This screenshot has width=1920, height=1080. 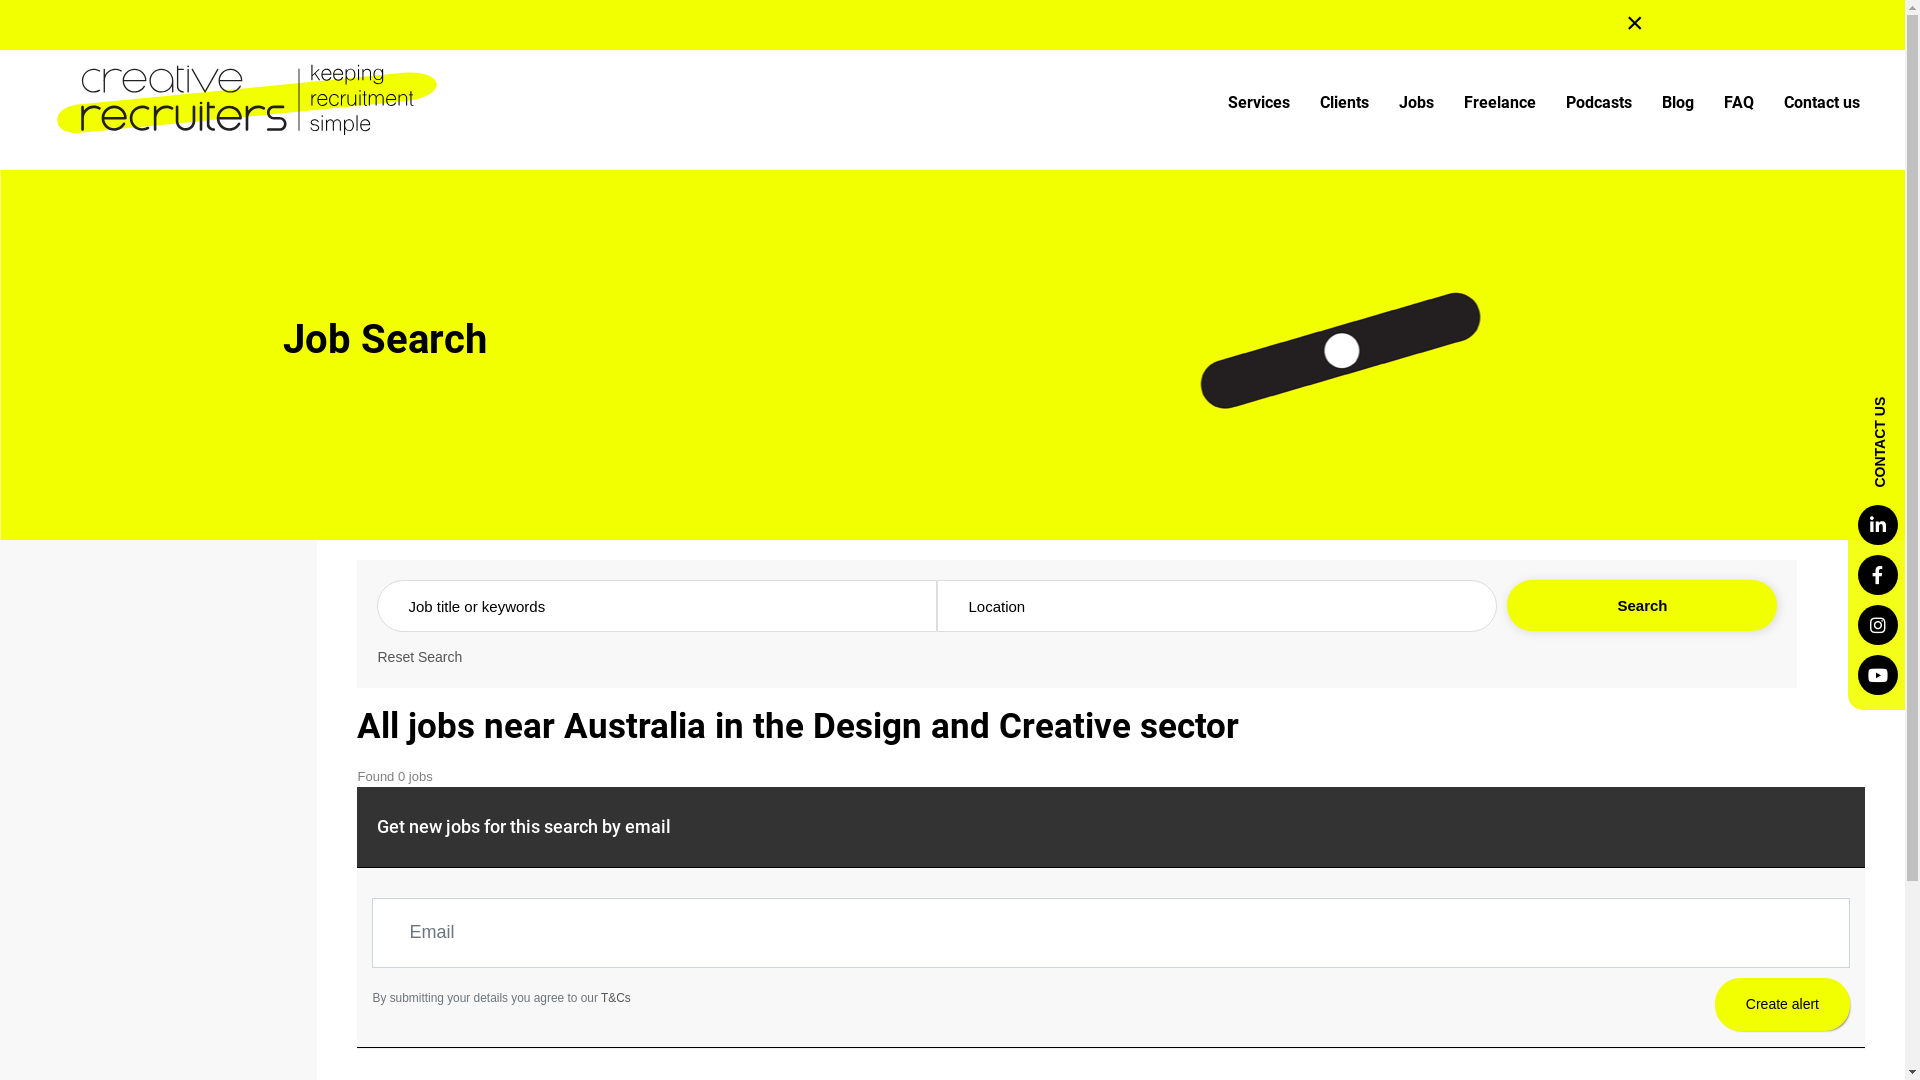 What do you see at coordinates (1499, 103) in the screenshot?
I see `'Freelance'` at bounding box center [1499, 103].